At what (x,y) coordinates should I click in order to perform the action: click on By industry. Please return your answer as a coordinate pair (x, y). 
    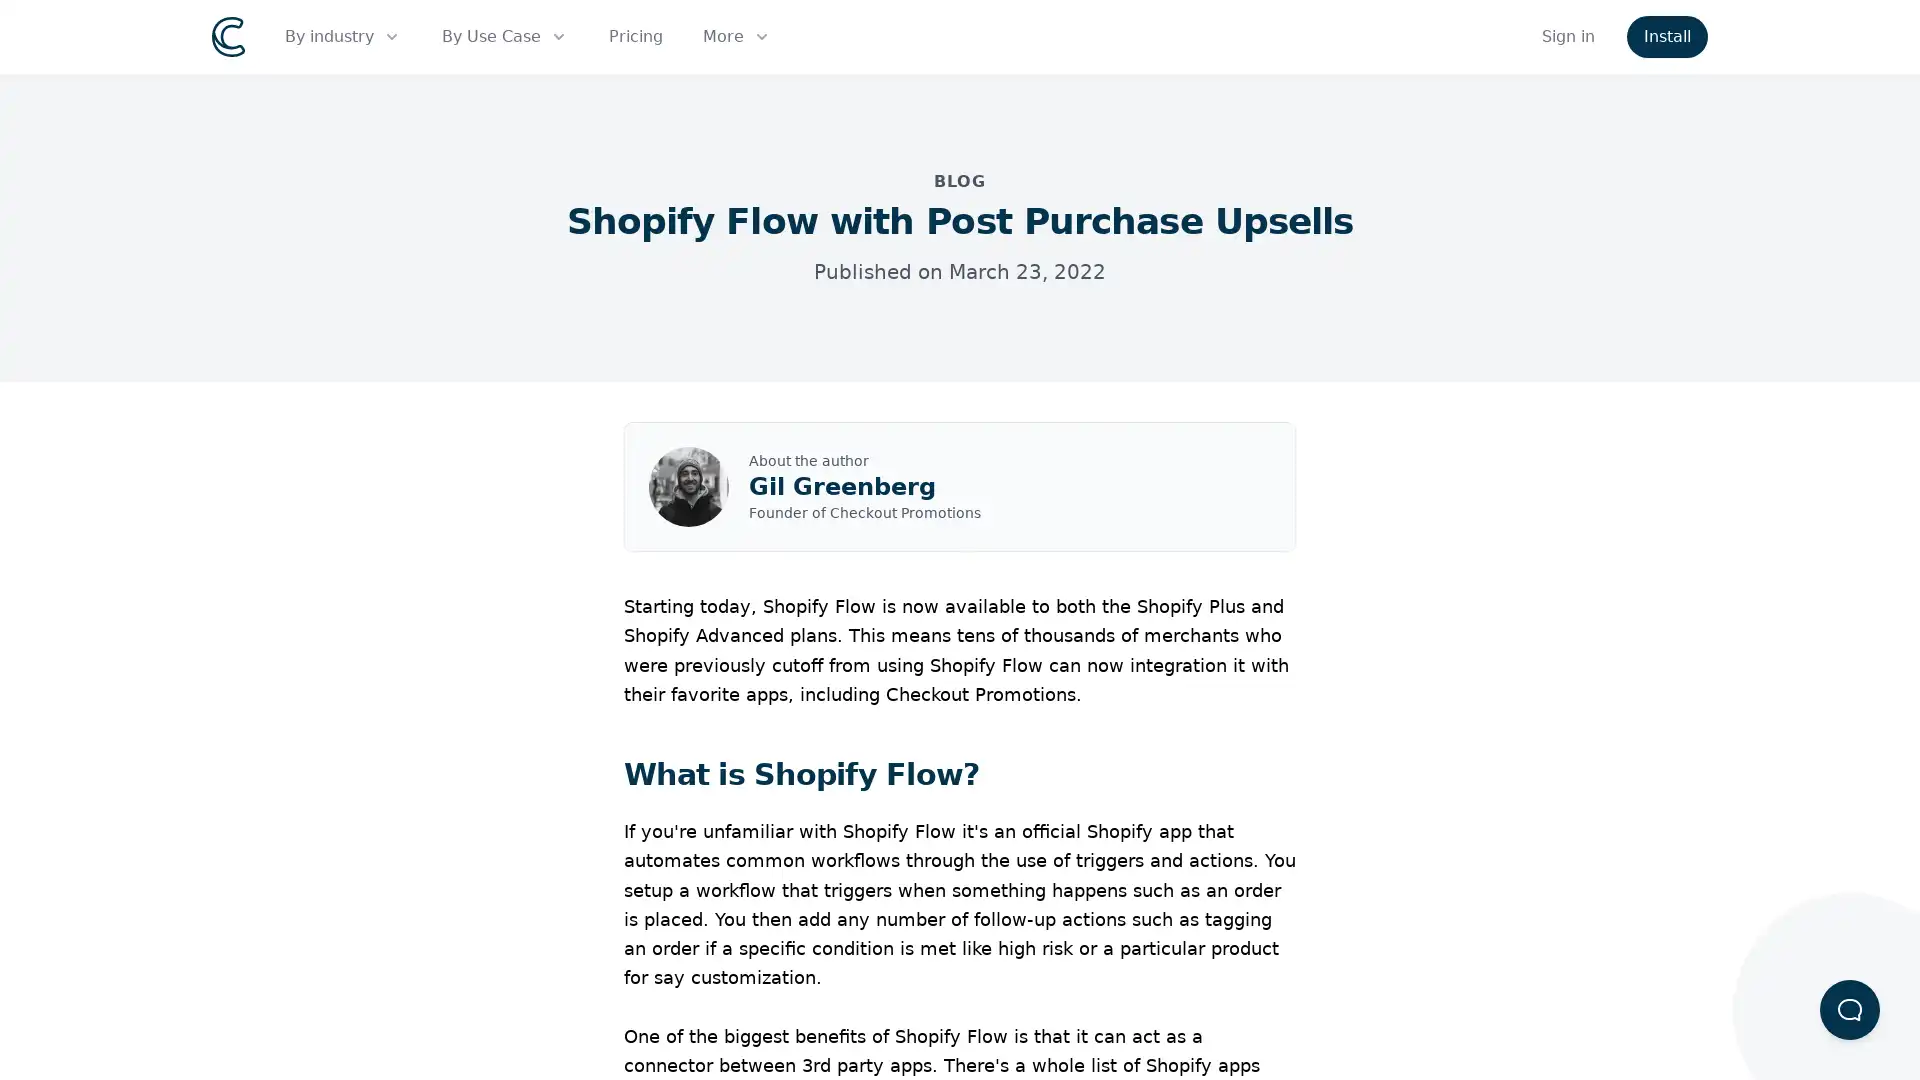
    Looking at the image, I should click on (343, 37).